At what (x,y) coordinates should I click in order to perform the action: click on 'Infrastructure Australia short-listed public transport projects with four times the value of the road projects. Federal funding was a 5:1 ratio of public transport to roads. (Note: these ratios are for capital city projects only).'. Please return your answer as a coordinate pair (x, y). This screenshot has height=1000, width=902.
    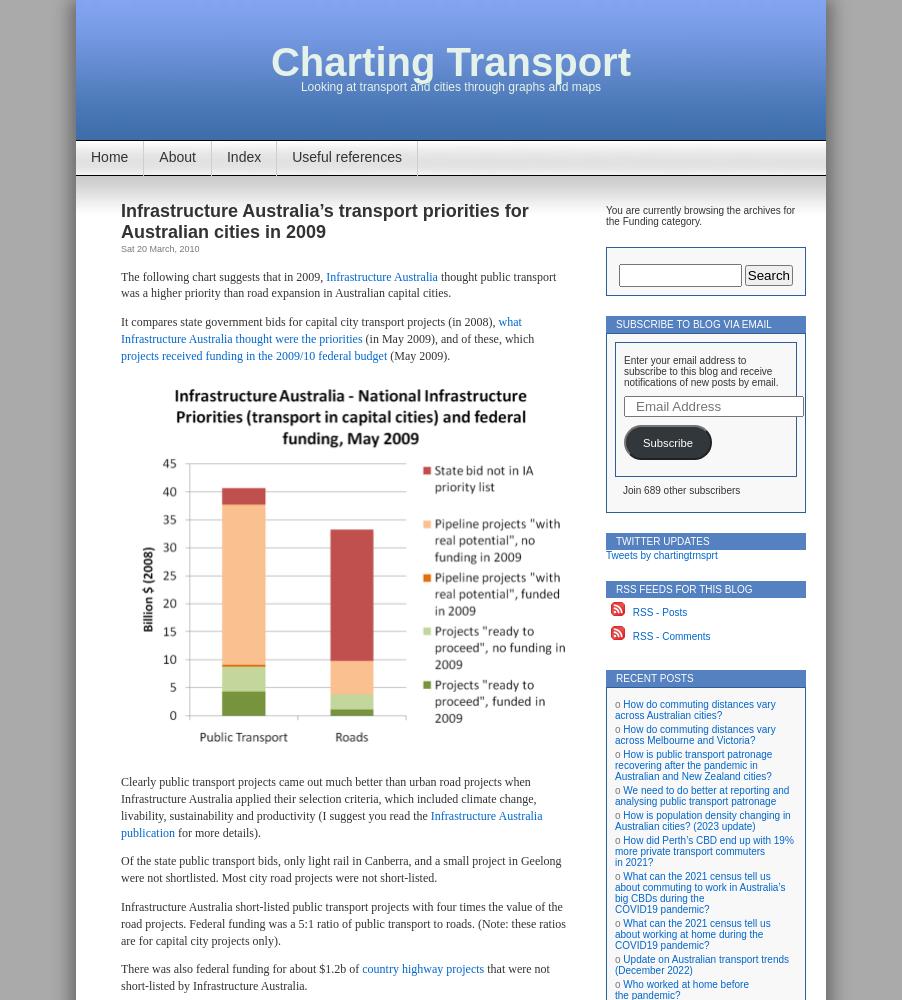
    Looking at the image, I should click on (342, 923).